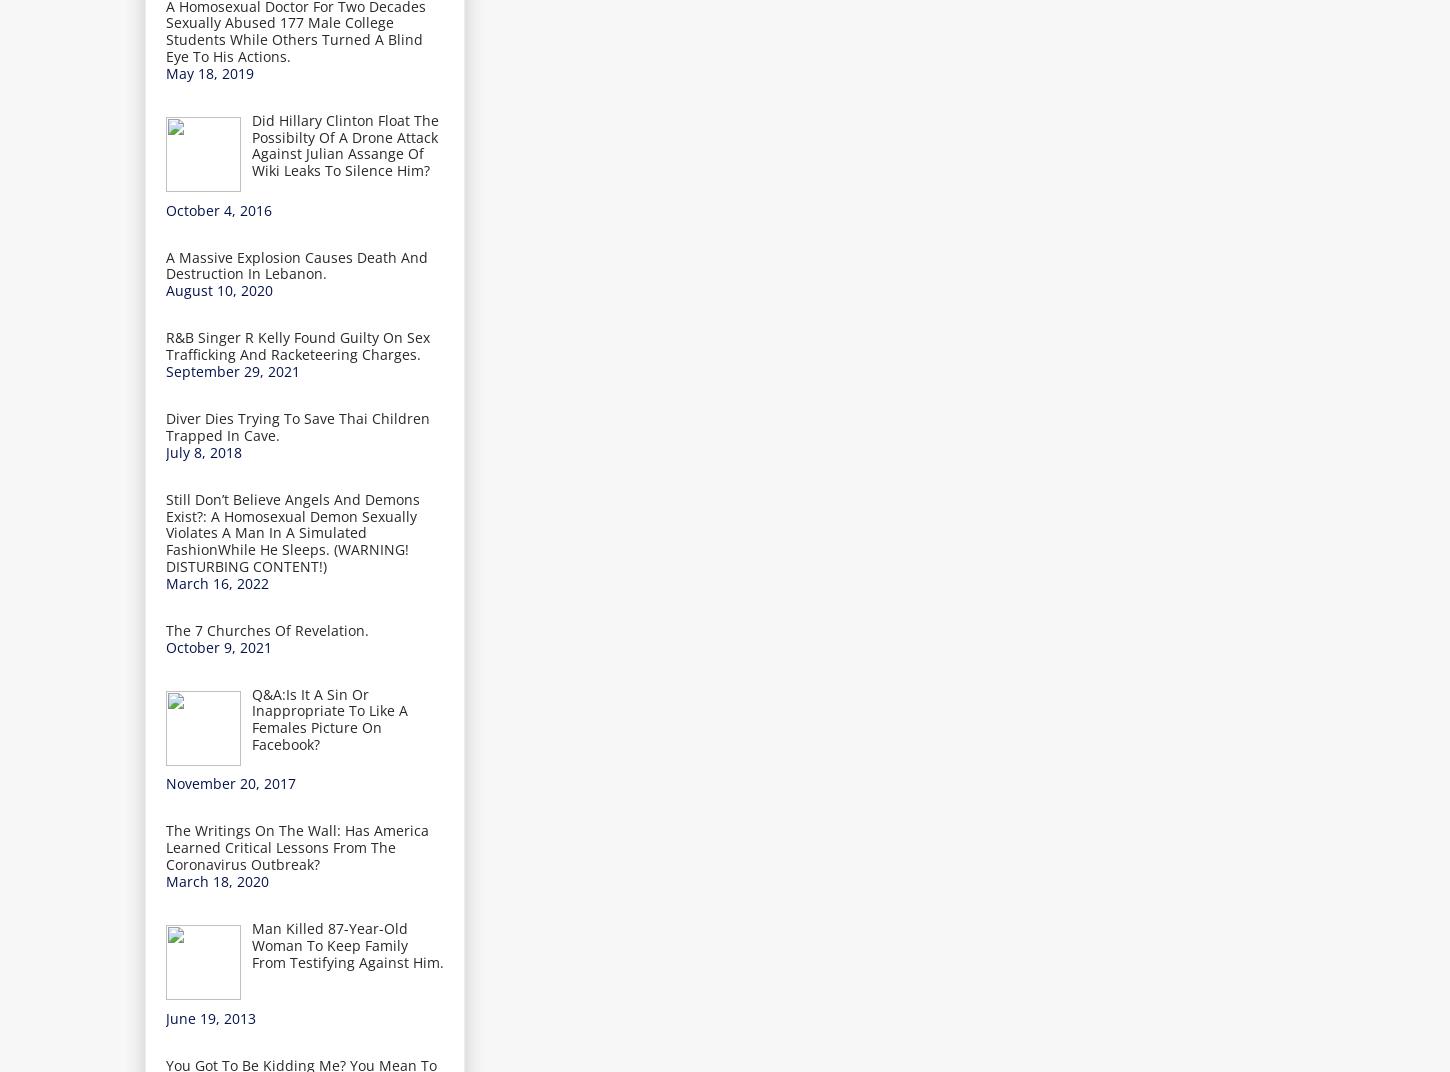  I want to click on 'The Writings On The Wall: Has America Learned Critical Lessons From The Coronavirus Outbreak?', so click(297, 846).